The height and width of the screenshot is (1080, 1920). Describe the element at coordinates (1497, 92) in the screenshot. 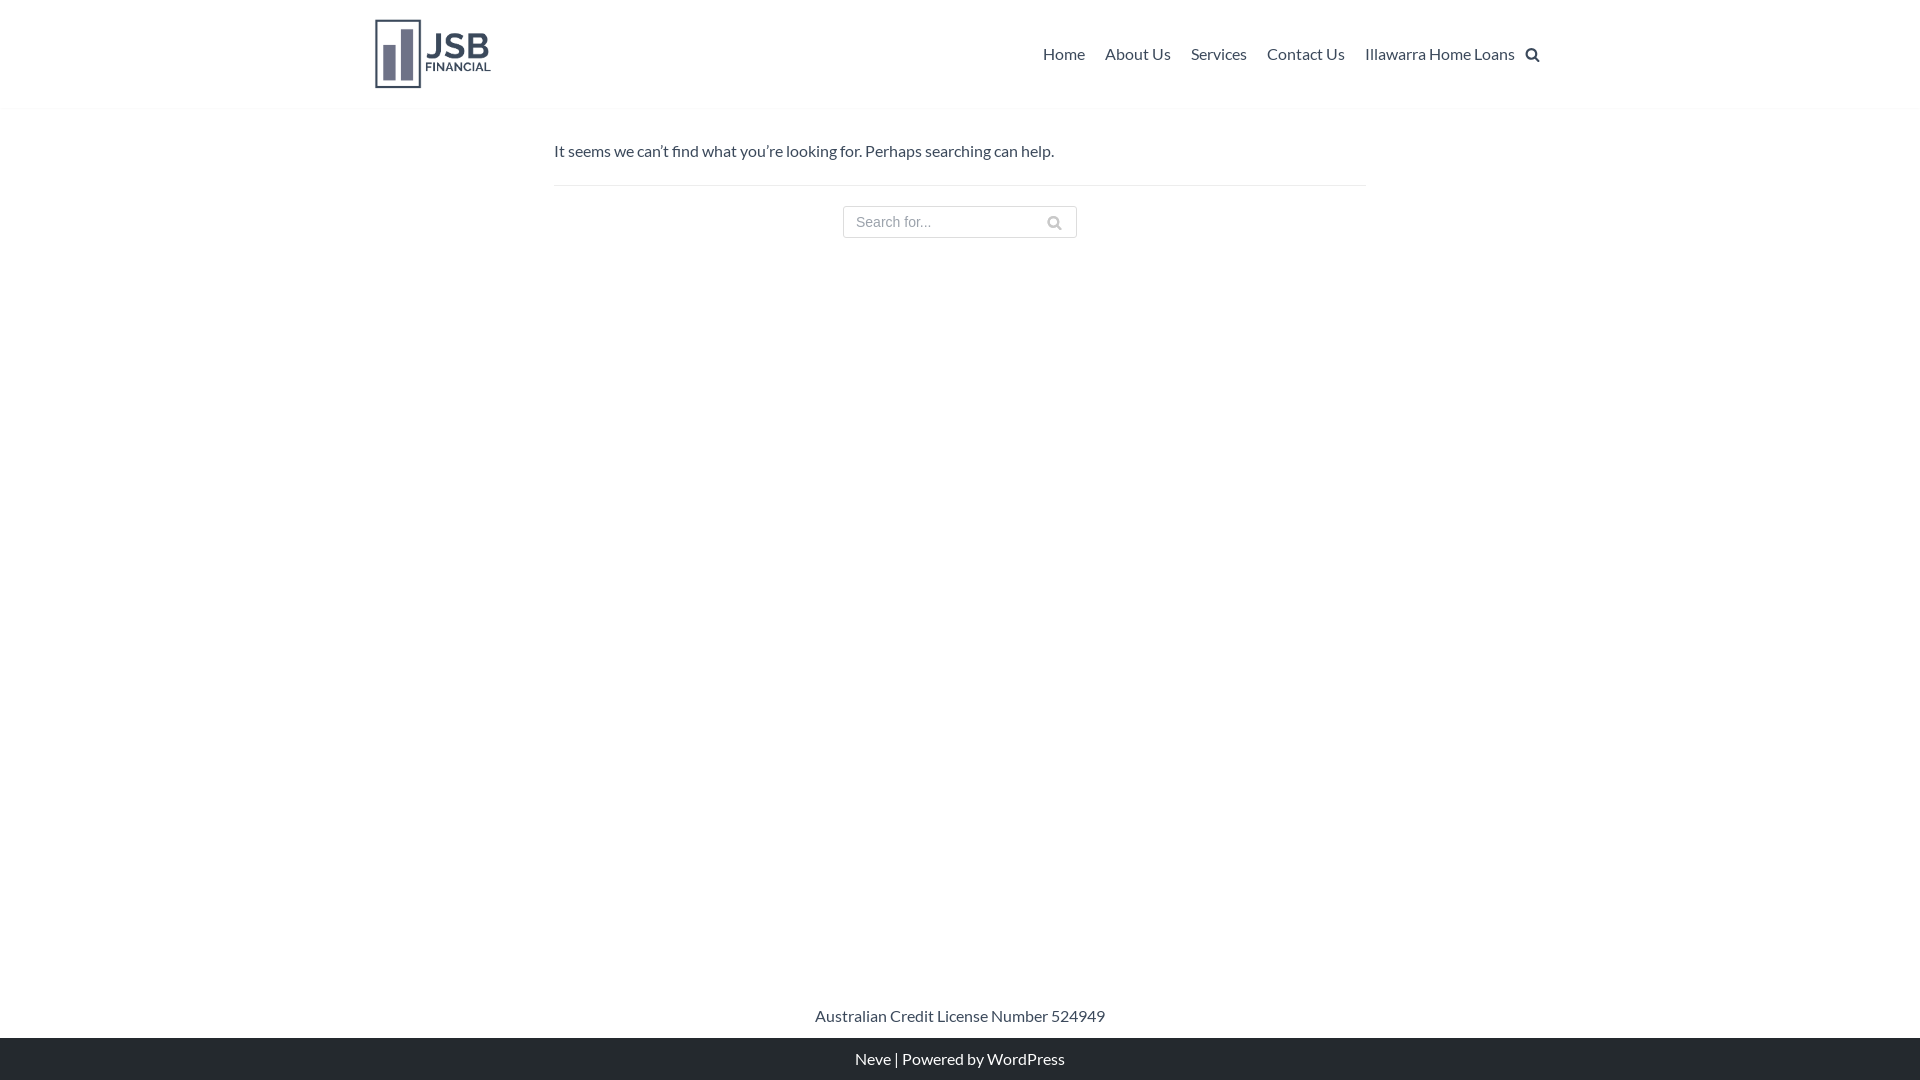

I see `'Search'` at that location.